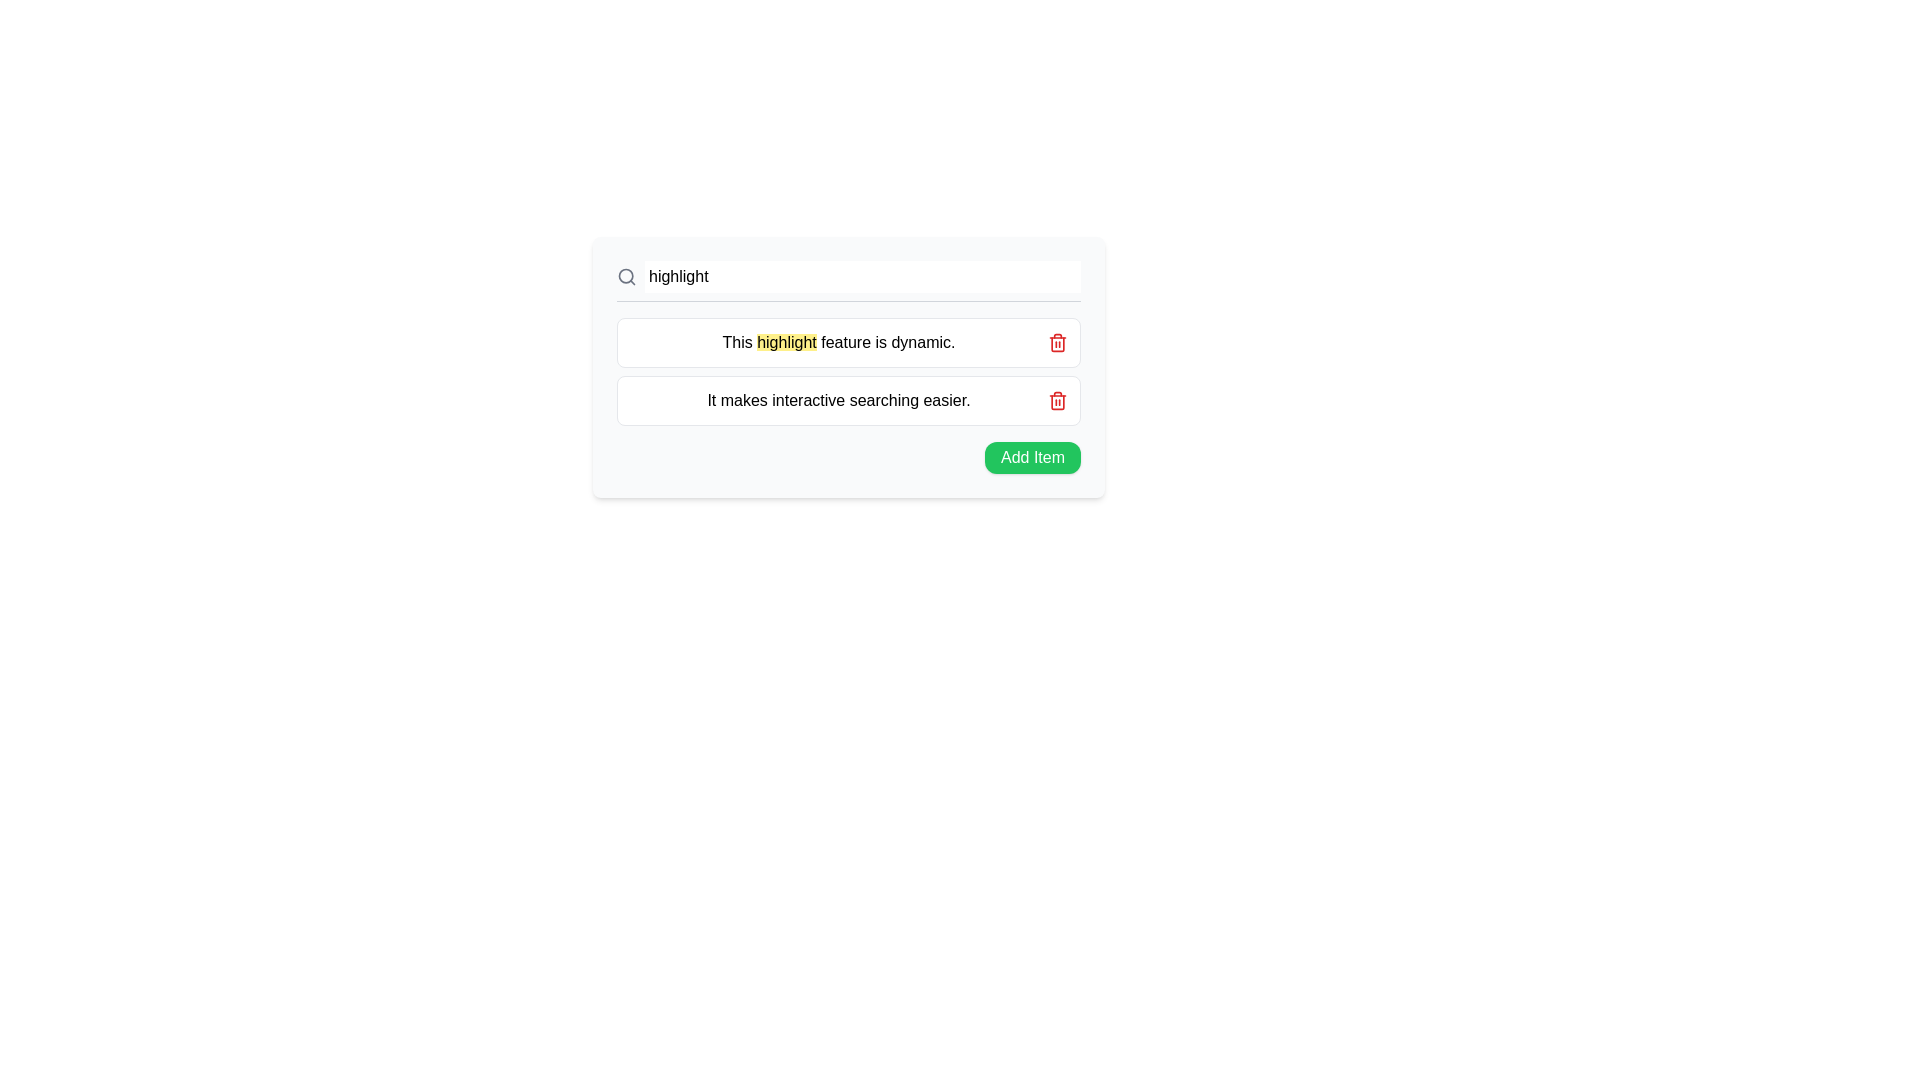 This screenshot has width=1920, height=1080. What do you see at coordinates (1032, 458) in the screenshot?
I see `the green button with rounded corners labeled 'Add Item'` at bounding box center [1032, 458].